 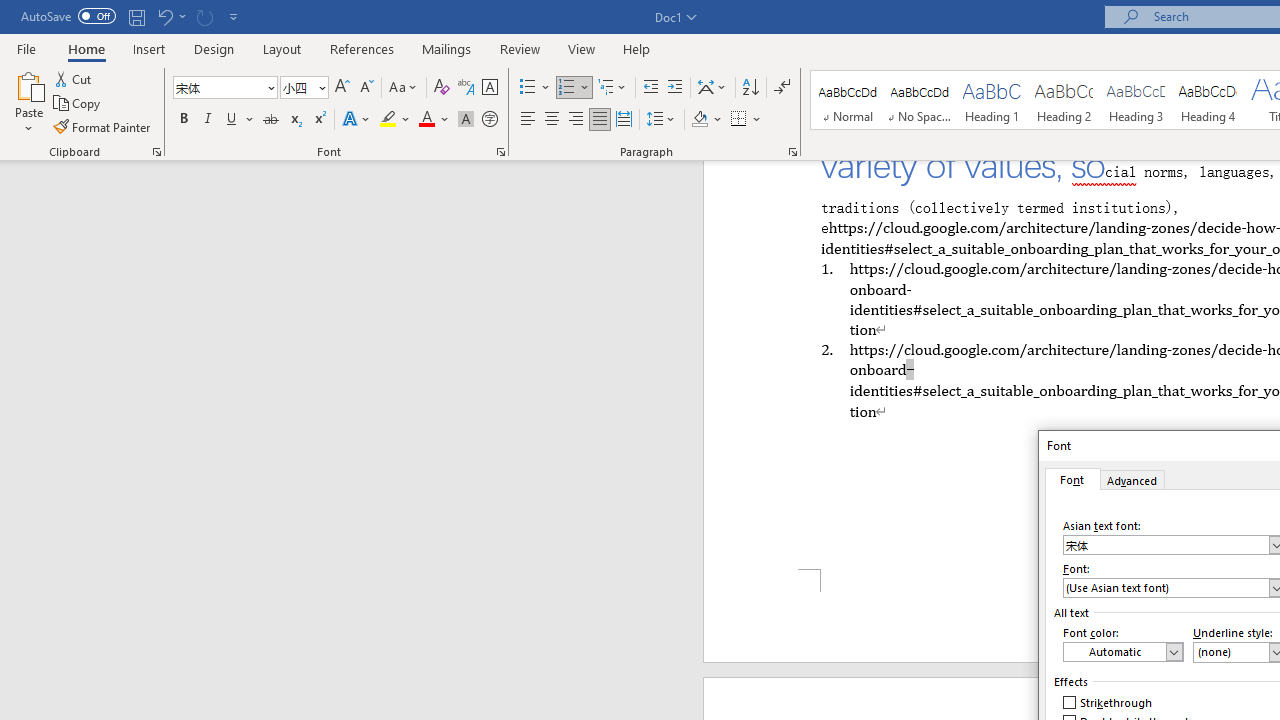 I want to click on 'Text Effects and Typography', so click(x=357, y=119).